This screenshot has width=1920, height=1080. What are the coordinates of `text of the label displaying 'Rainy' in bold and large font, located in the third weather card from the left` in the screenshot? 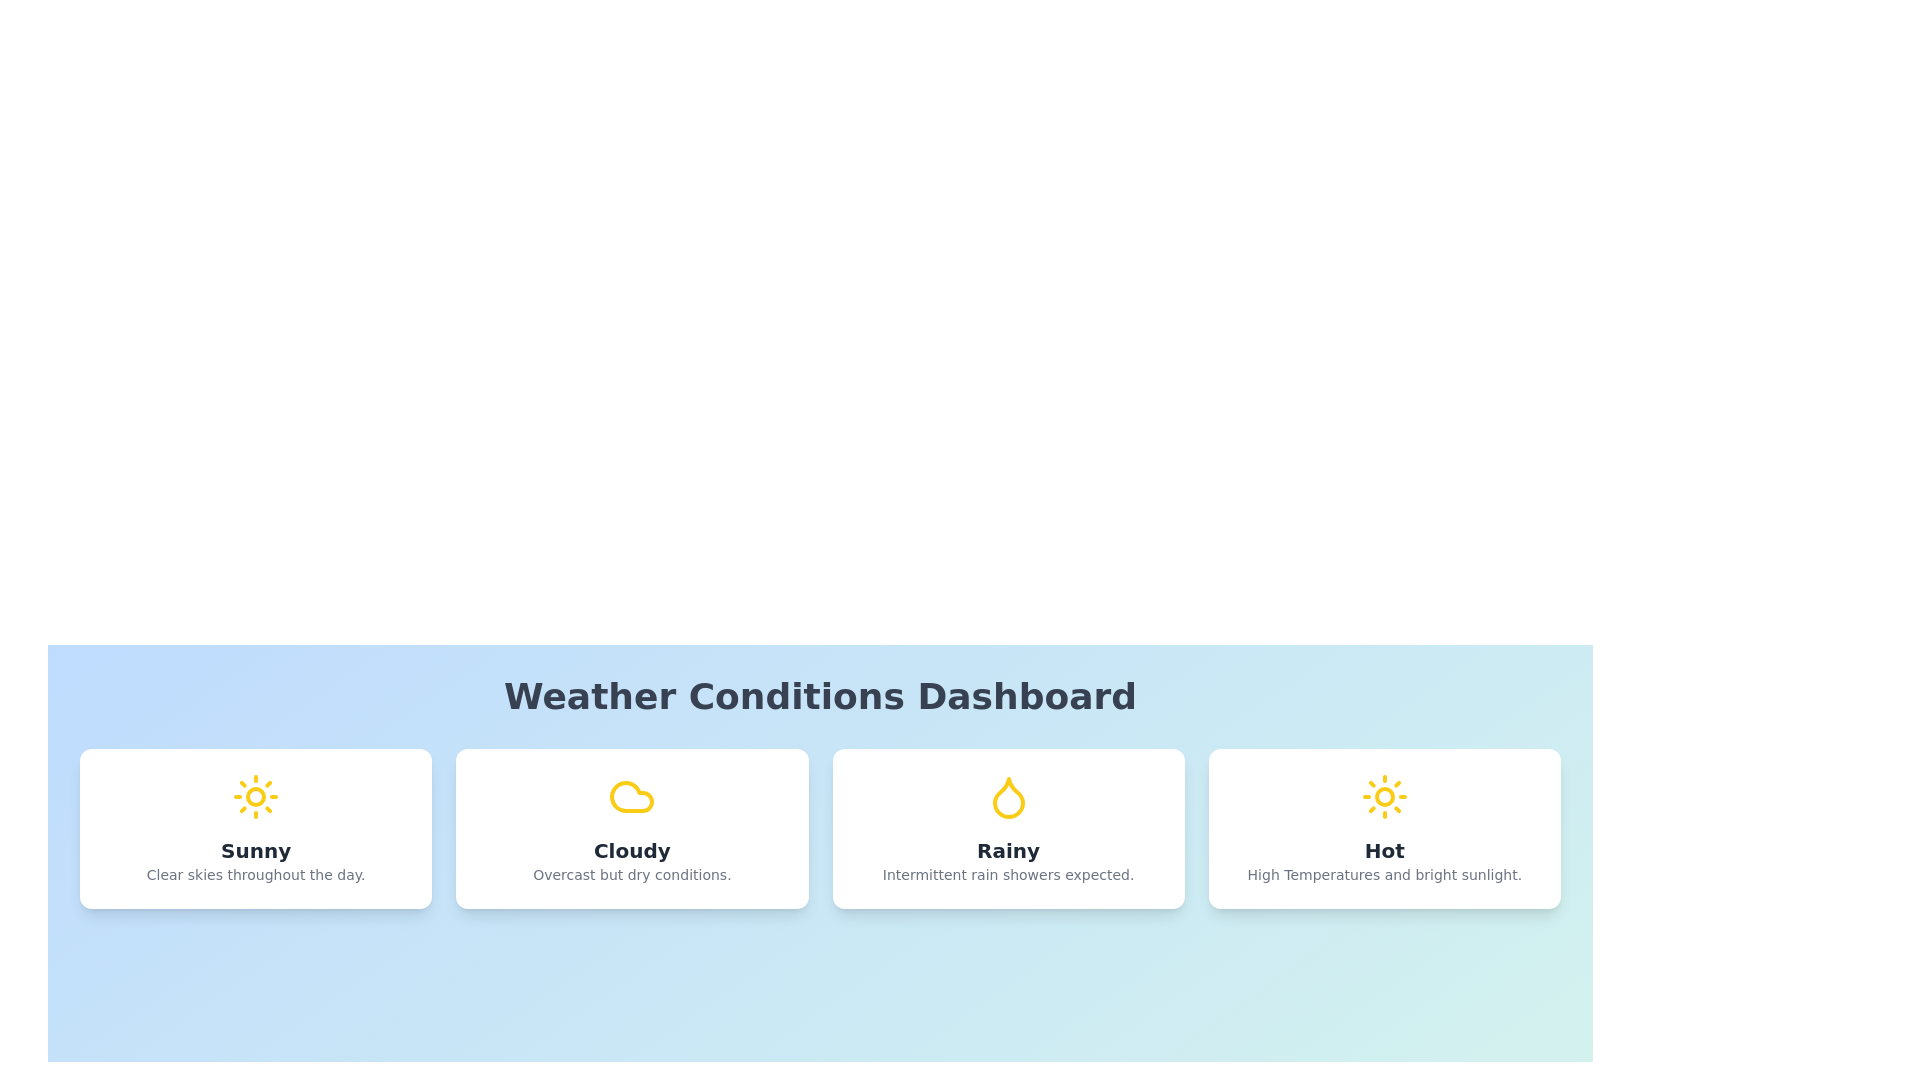 It's located at (1008, 851).